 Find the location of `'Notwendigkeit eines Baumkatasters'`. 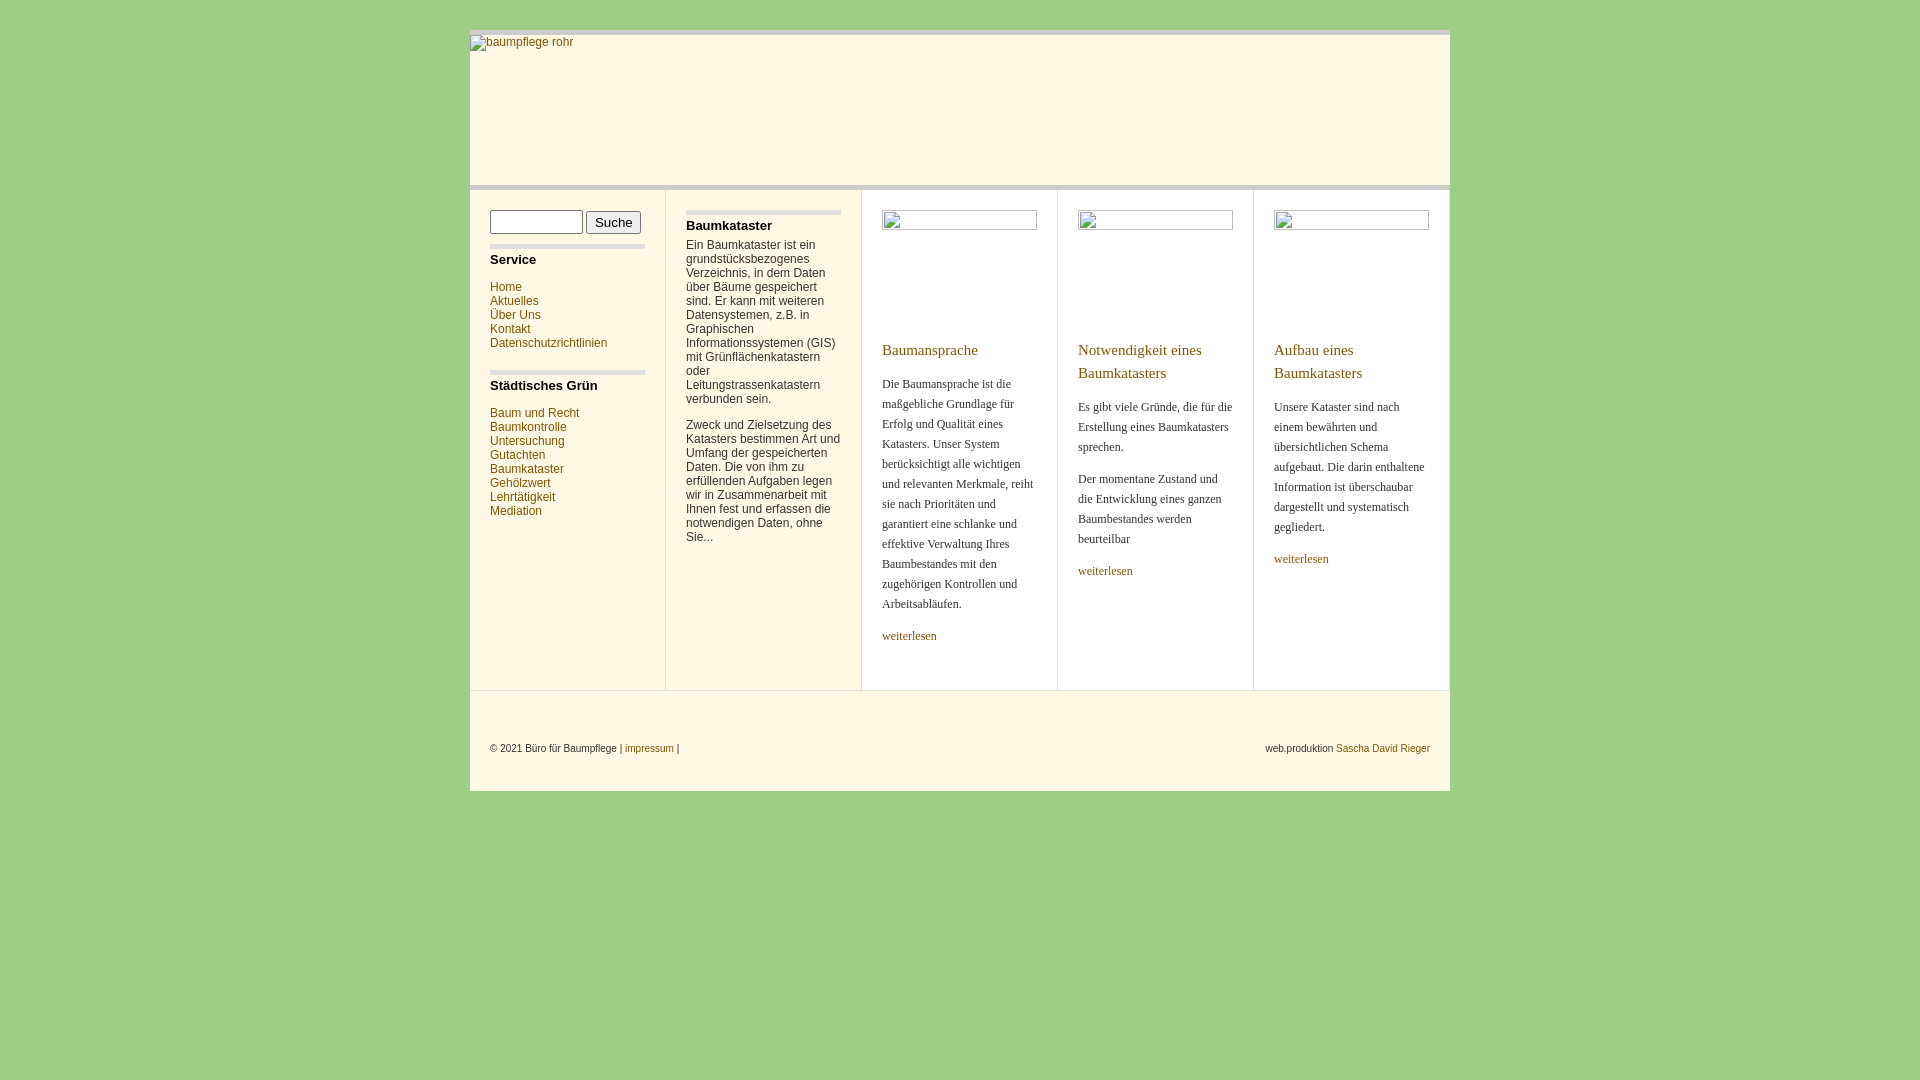

'Notwendigkeit eines Baumkatasters' is located at coordinates (1077, 361).